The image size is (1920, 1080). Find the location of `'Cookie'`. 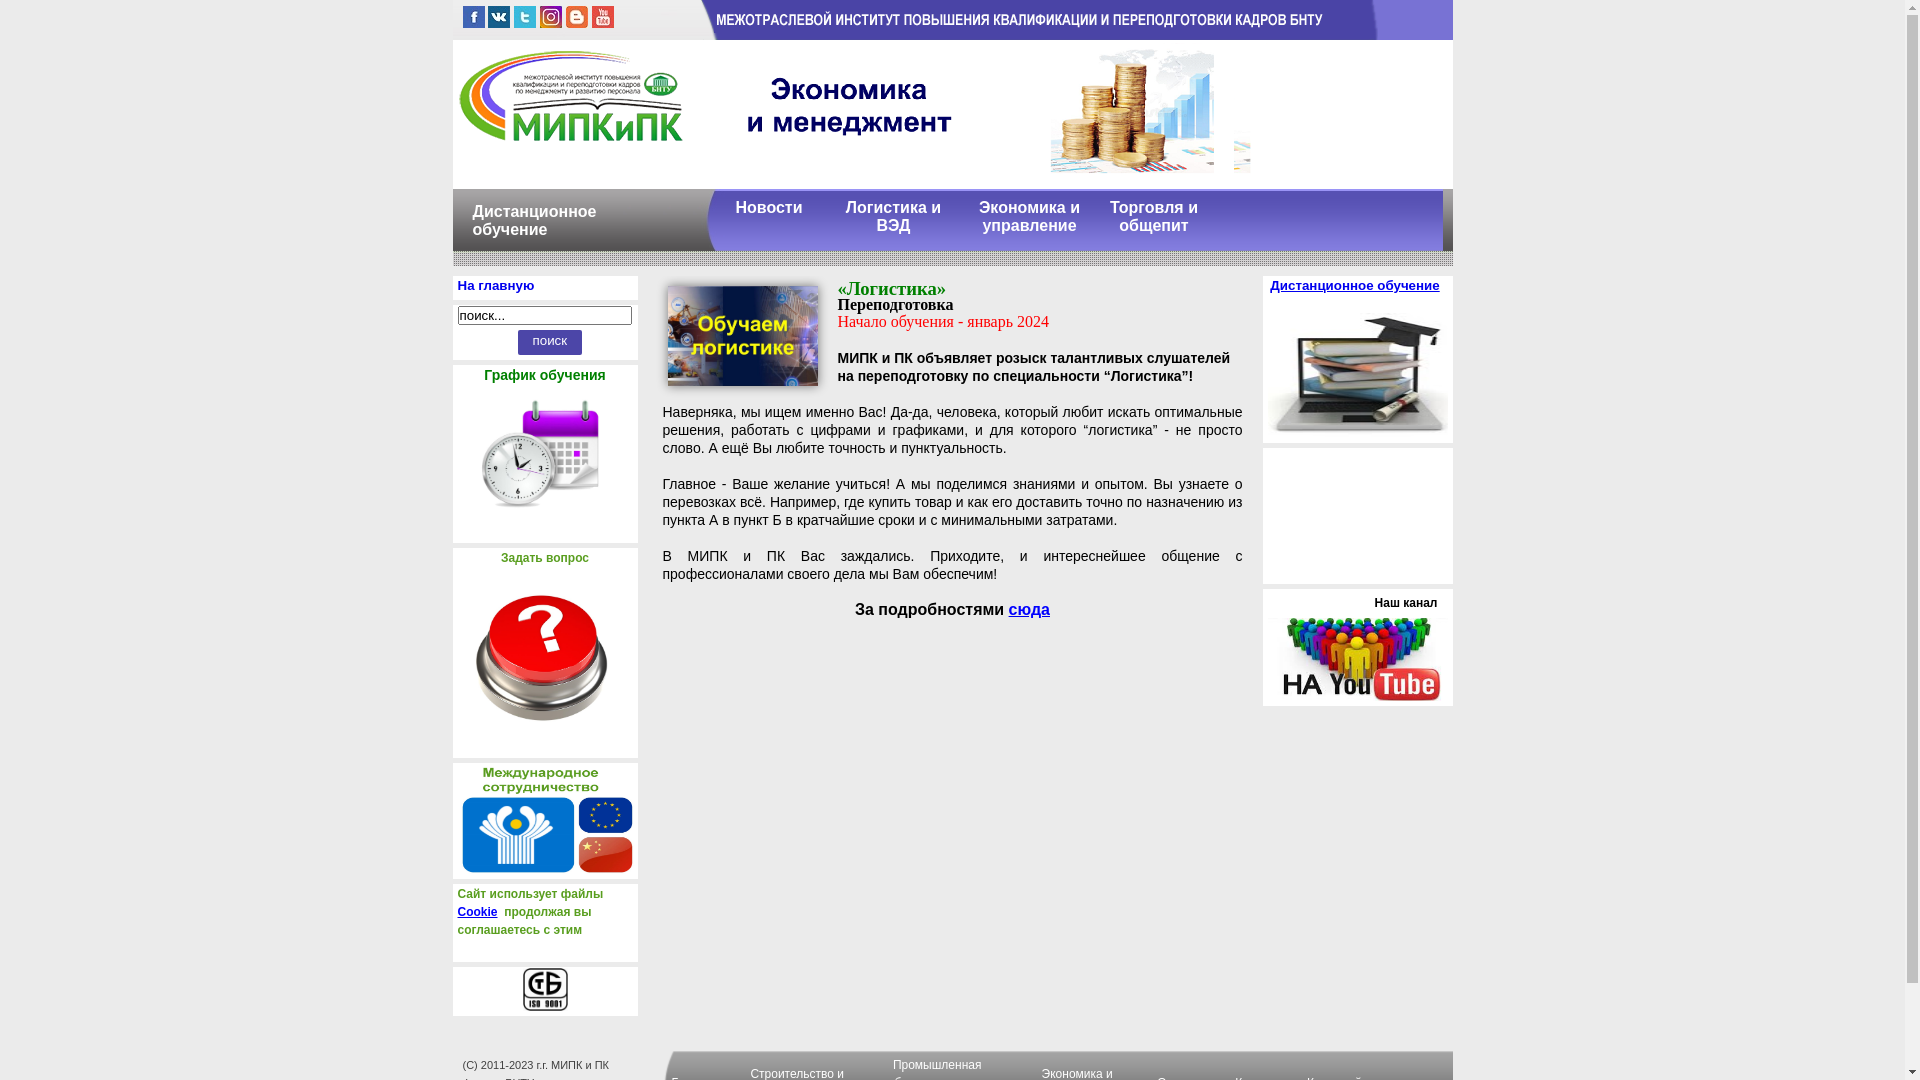

'Cookie' is located at coordinates (477, 911).